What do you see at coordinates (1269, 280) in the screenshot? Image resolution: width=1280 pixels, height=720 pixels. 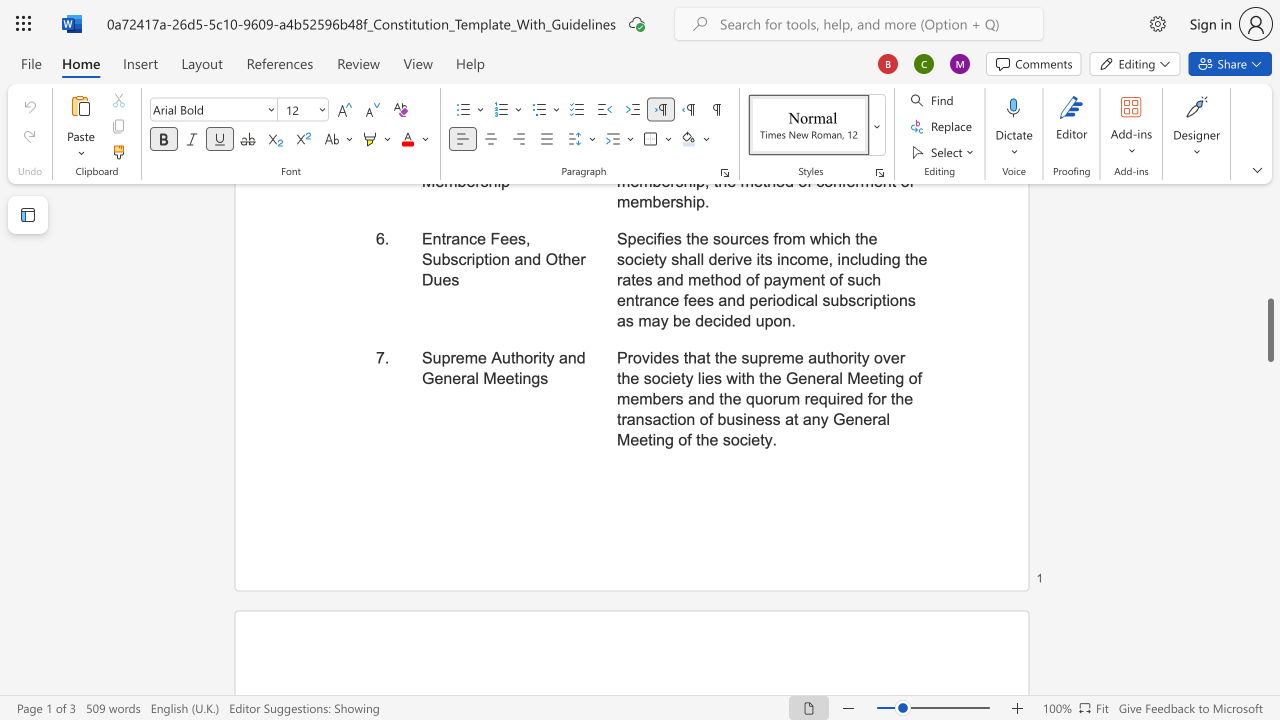 I see `the scrollbar to adjust the page upward` at bounding box center [1269, 280].